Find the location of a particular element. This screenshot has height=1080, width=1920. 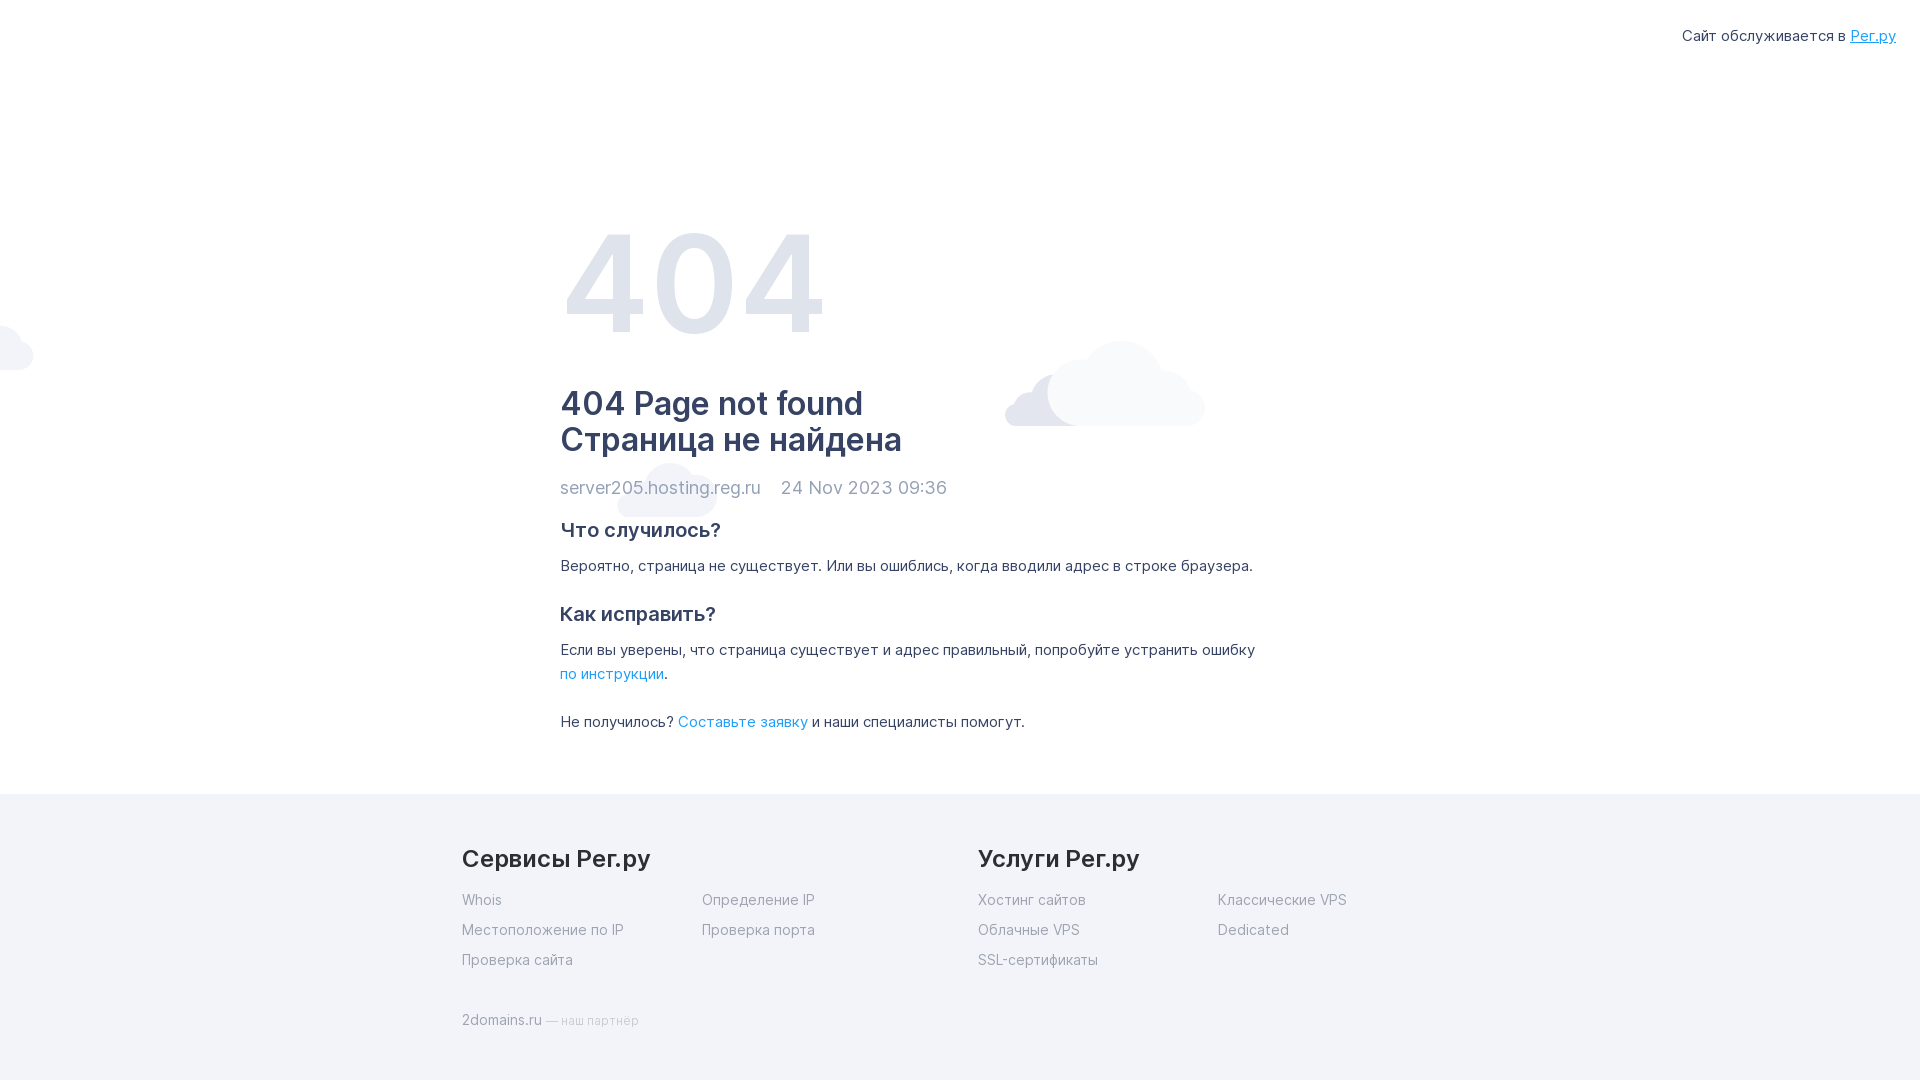

'2domains.ru' is located at coordinates (504, 1019).